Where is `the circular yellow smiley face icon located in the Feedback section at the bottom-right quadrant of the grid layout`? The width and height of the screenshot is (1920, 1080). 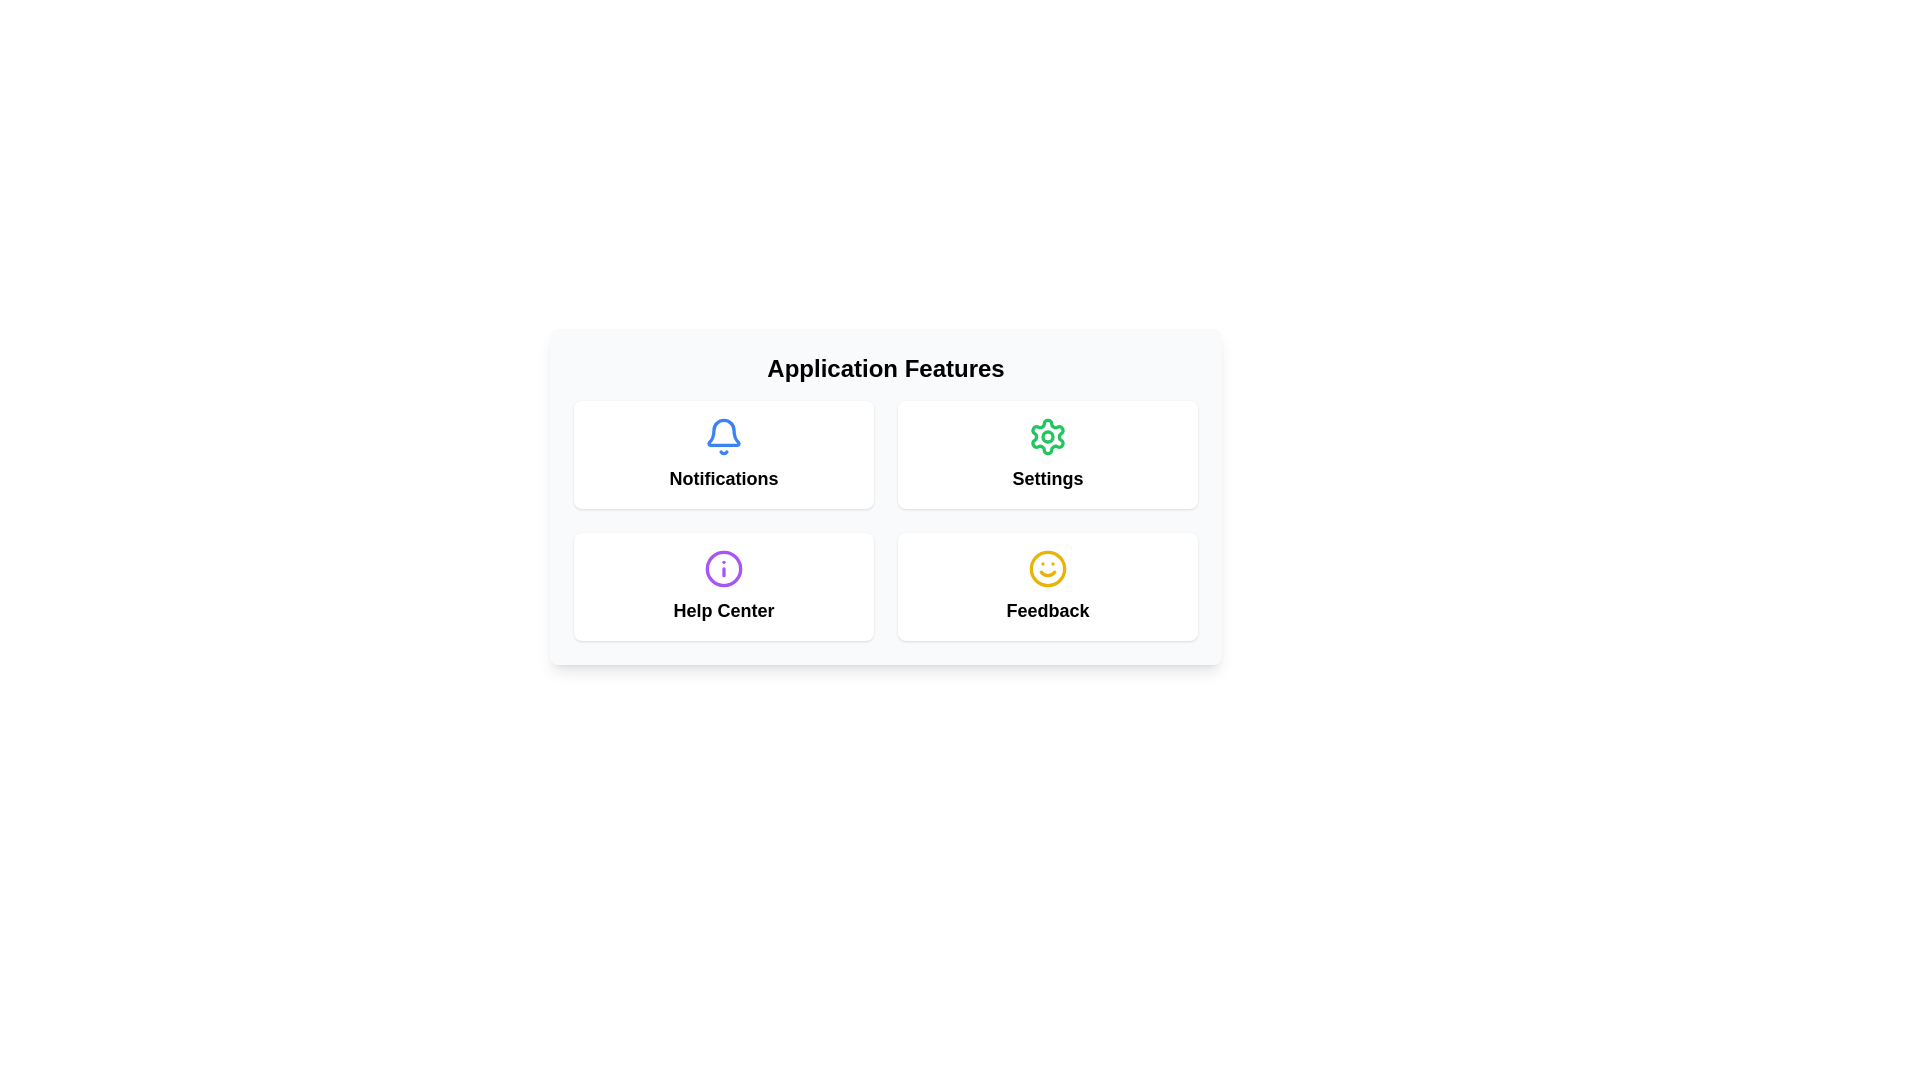
the circular yellow smiley face icon located in the Feedback section at the bottom-right quadrant of the grid layout is located at coordinates (1046, 569).